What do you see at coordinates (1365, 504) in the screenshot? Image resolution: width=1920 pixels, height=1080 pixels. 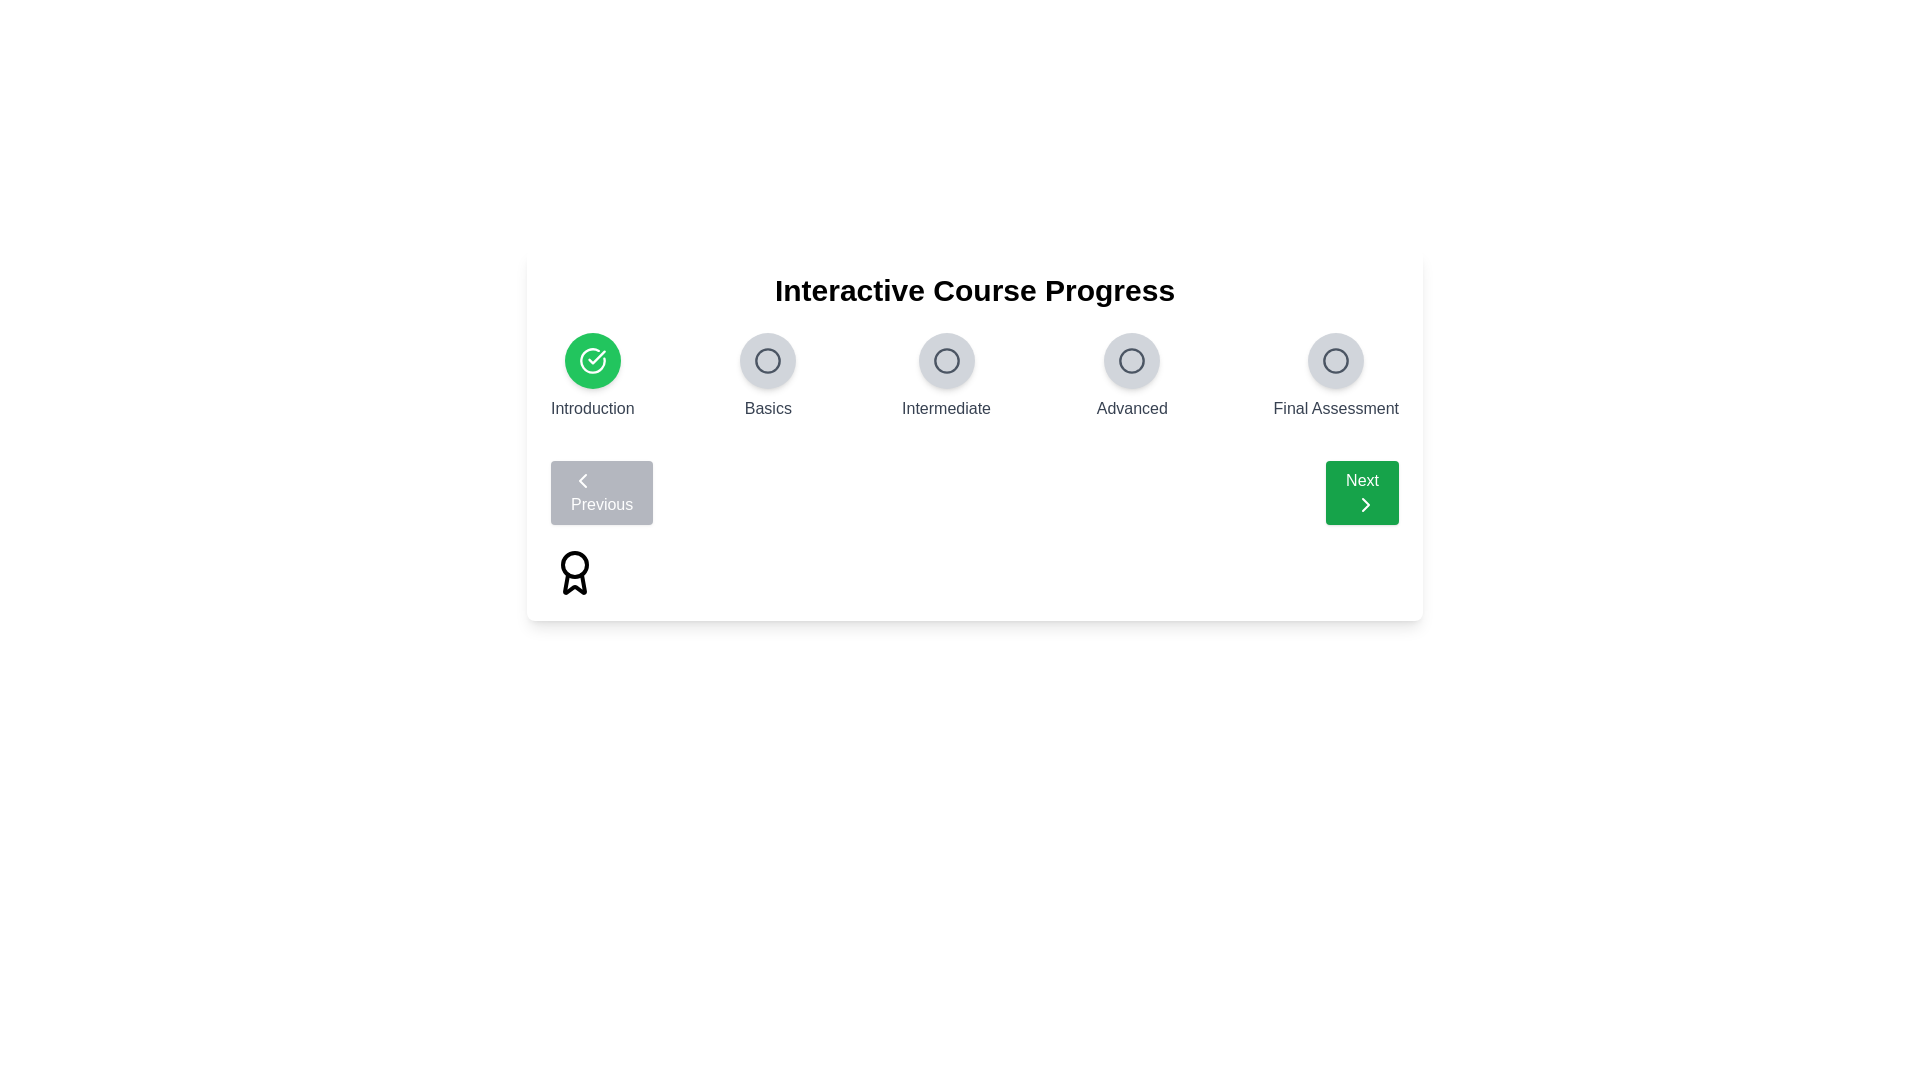 I see `the rightward-chevron icon located within the green 'Next' button in the lower right area of the interface` at bounding box center [1365, 504].